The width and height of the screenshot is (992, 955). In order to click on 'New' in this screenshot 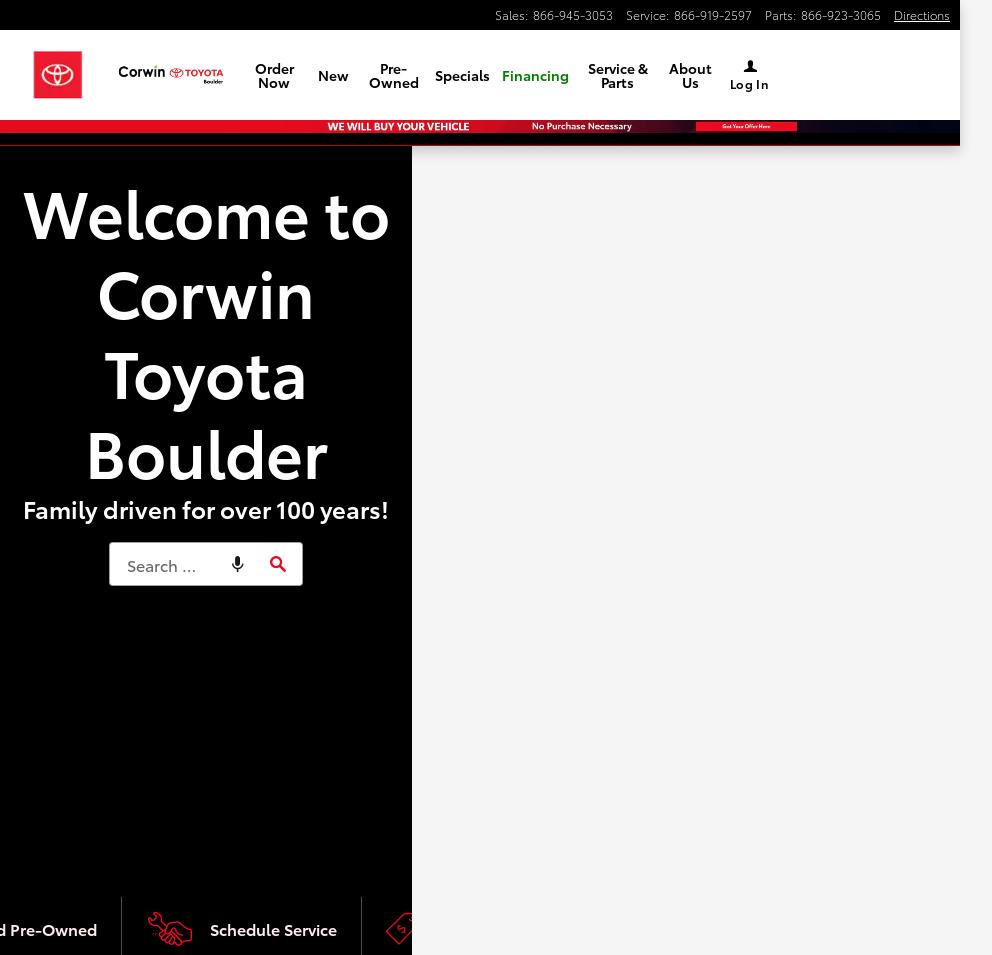, I will do `click(331, 73)`.